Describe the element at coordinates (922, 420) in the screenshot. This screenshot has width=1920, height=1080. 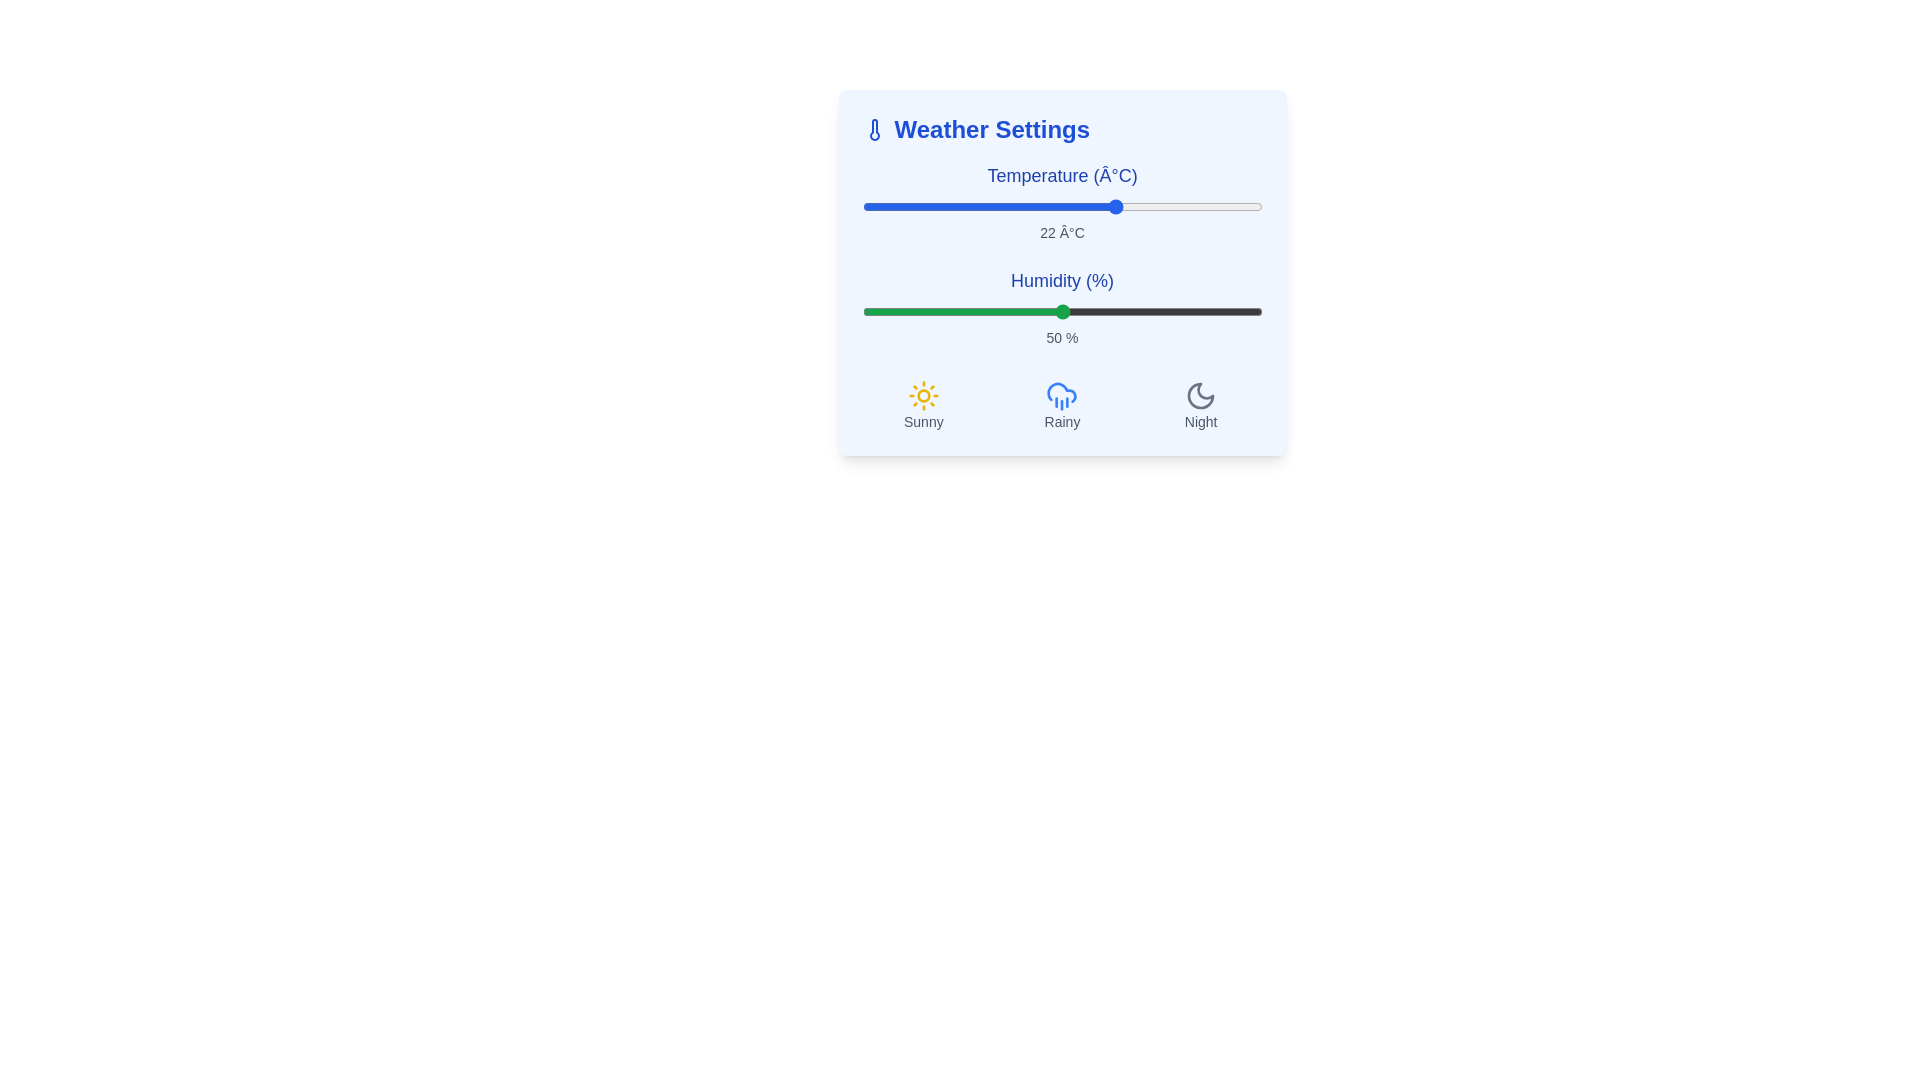
I see `the static text label displaying the word 'Sunny', which is styled with a small-sized font and a light gray color, located beneath a yellow sun icon in the weather section` at that location.